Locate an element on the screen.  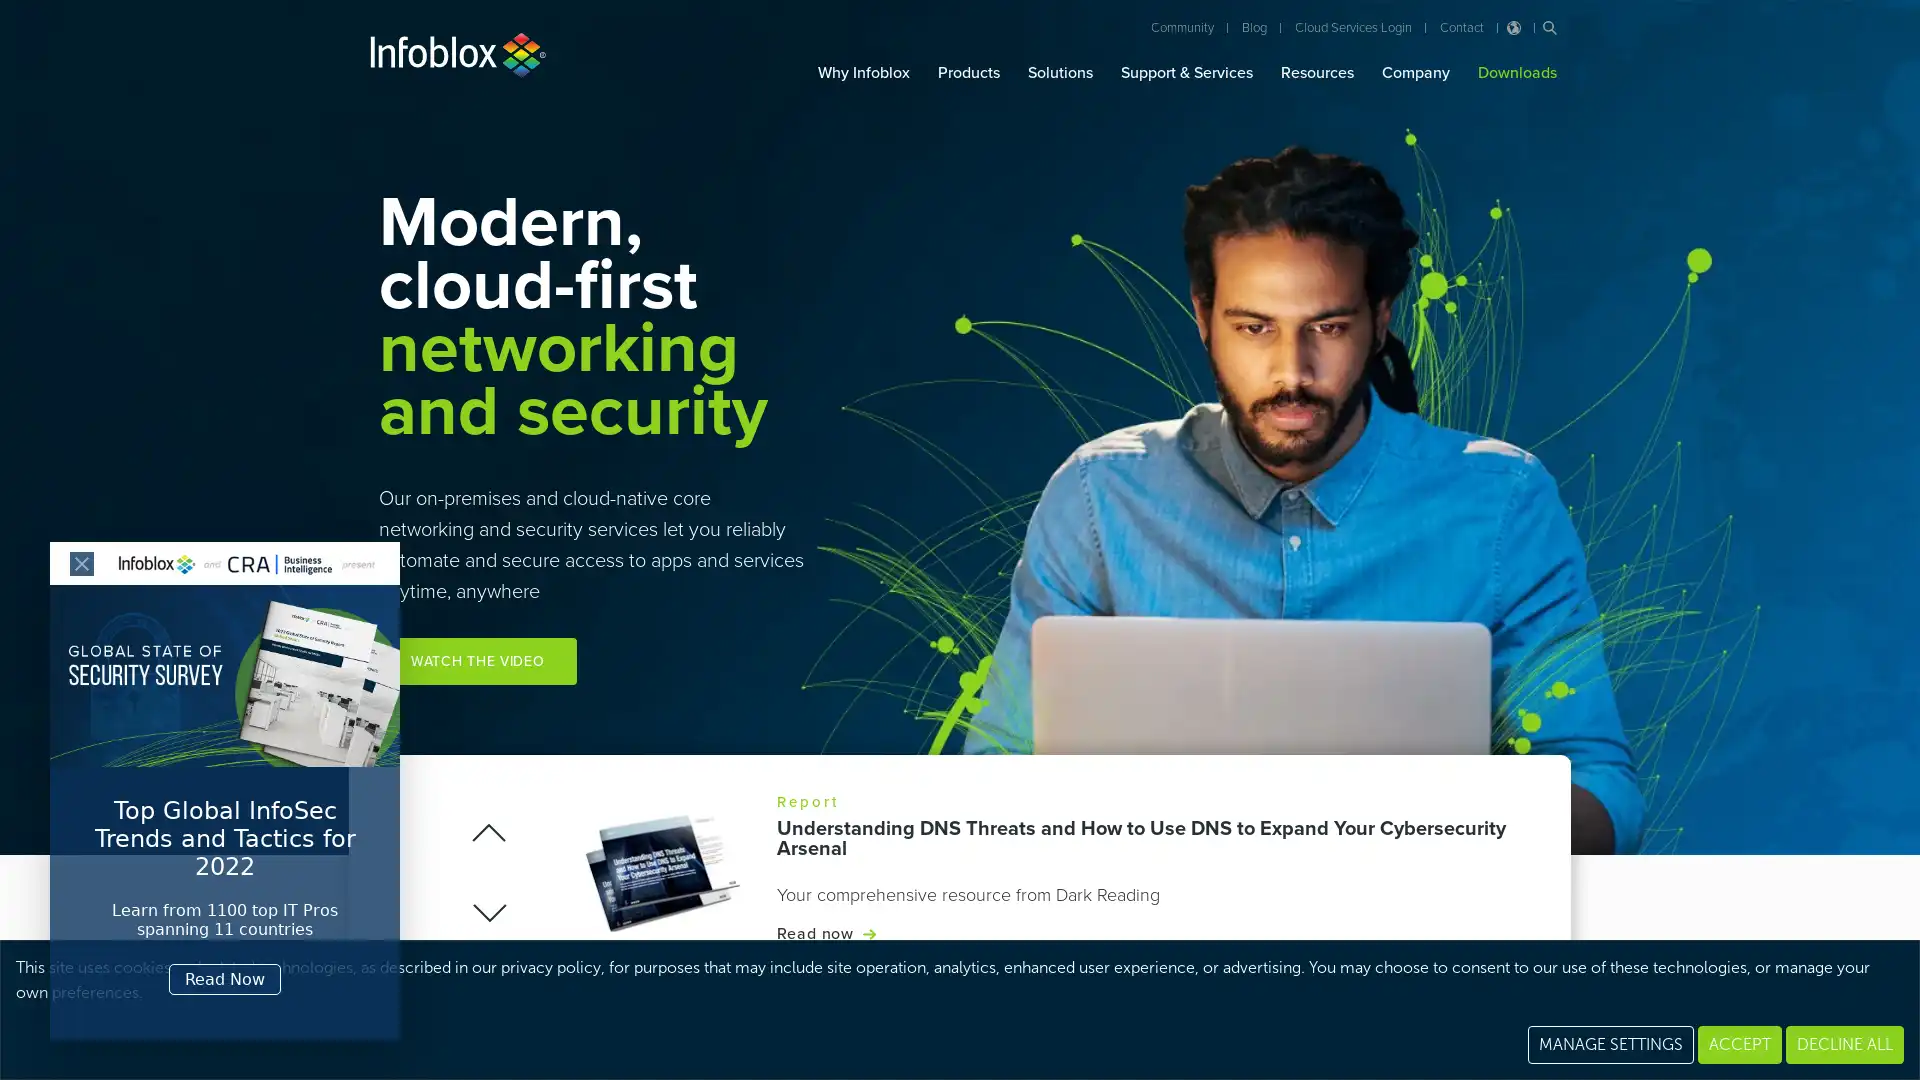
DECLINE ALL is located at coordinates (1843, 1043).